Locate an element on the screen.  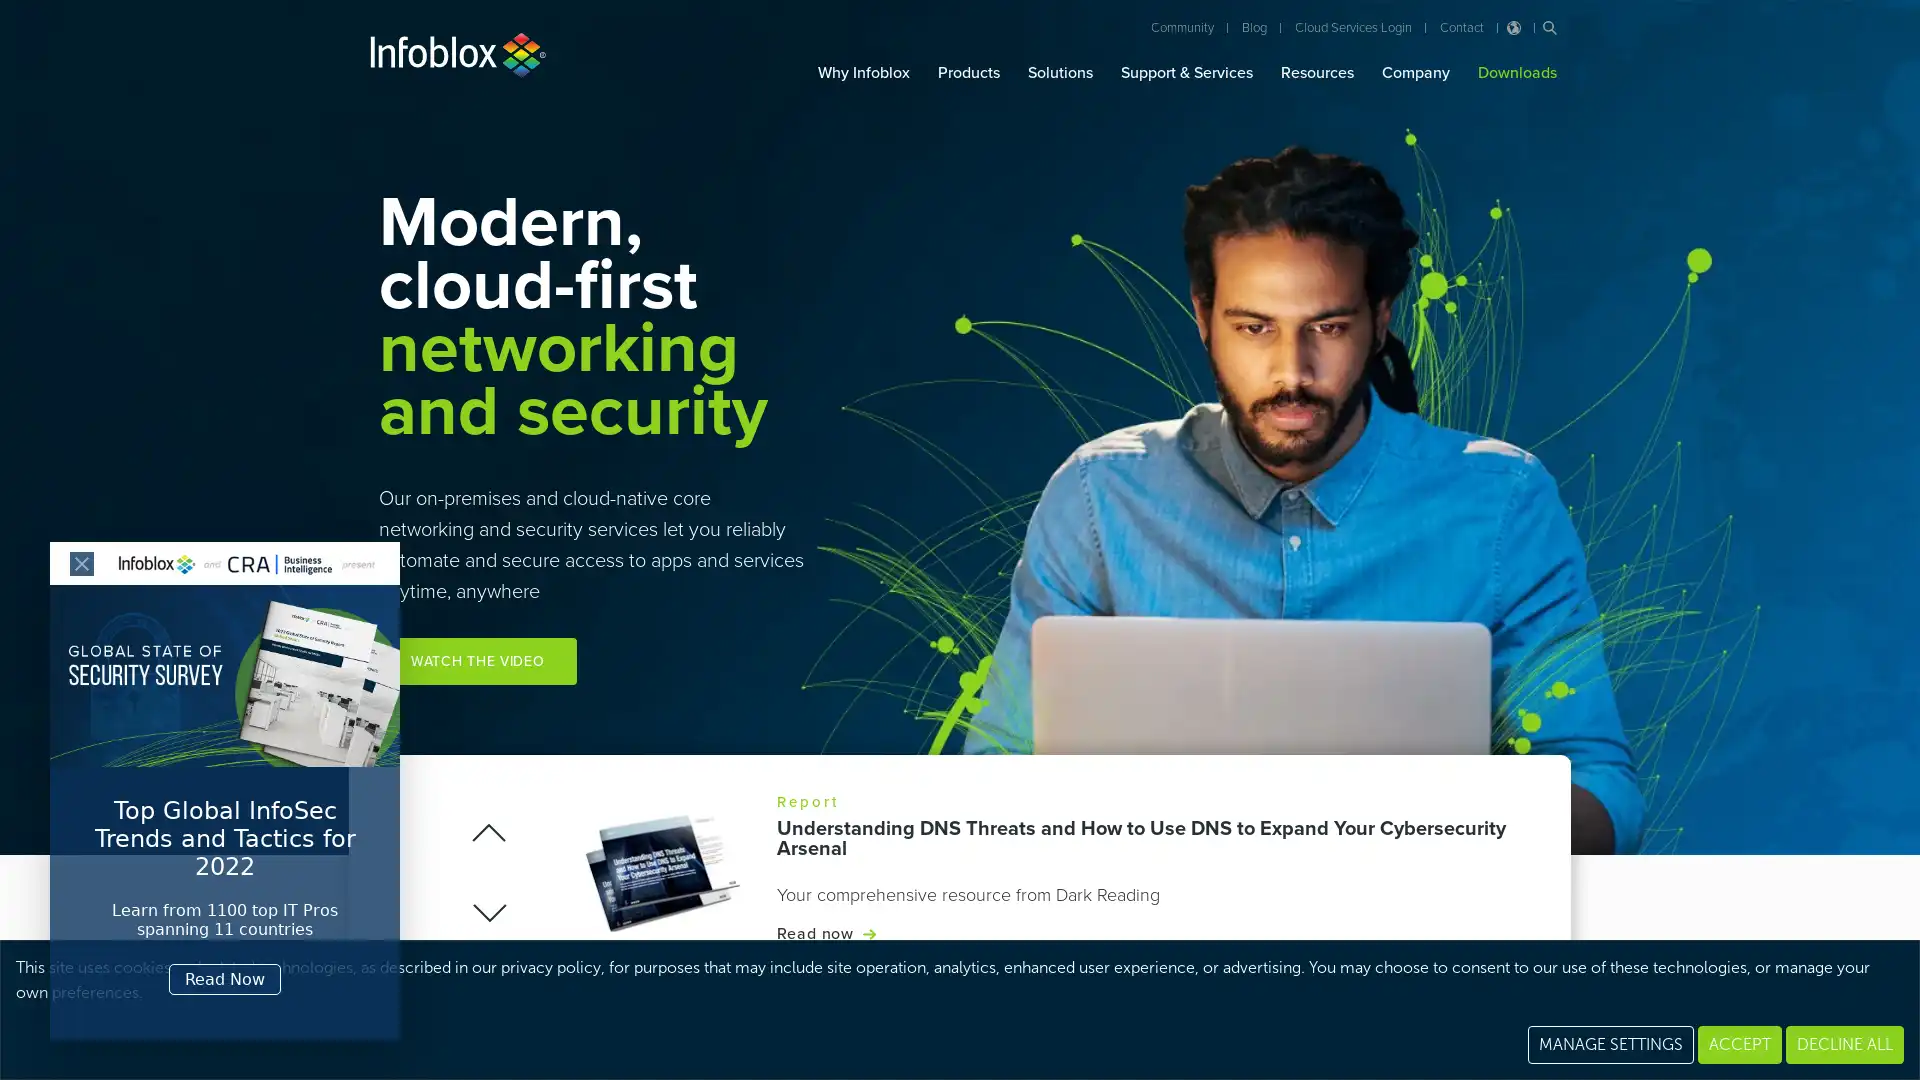
DECLINE ALL is located at coordinates (1843, 1043).